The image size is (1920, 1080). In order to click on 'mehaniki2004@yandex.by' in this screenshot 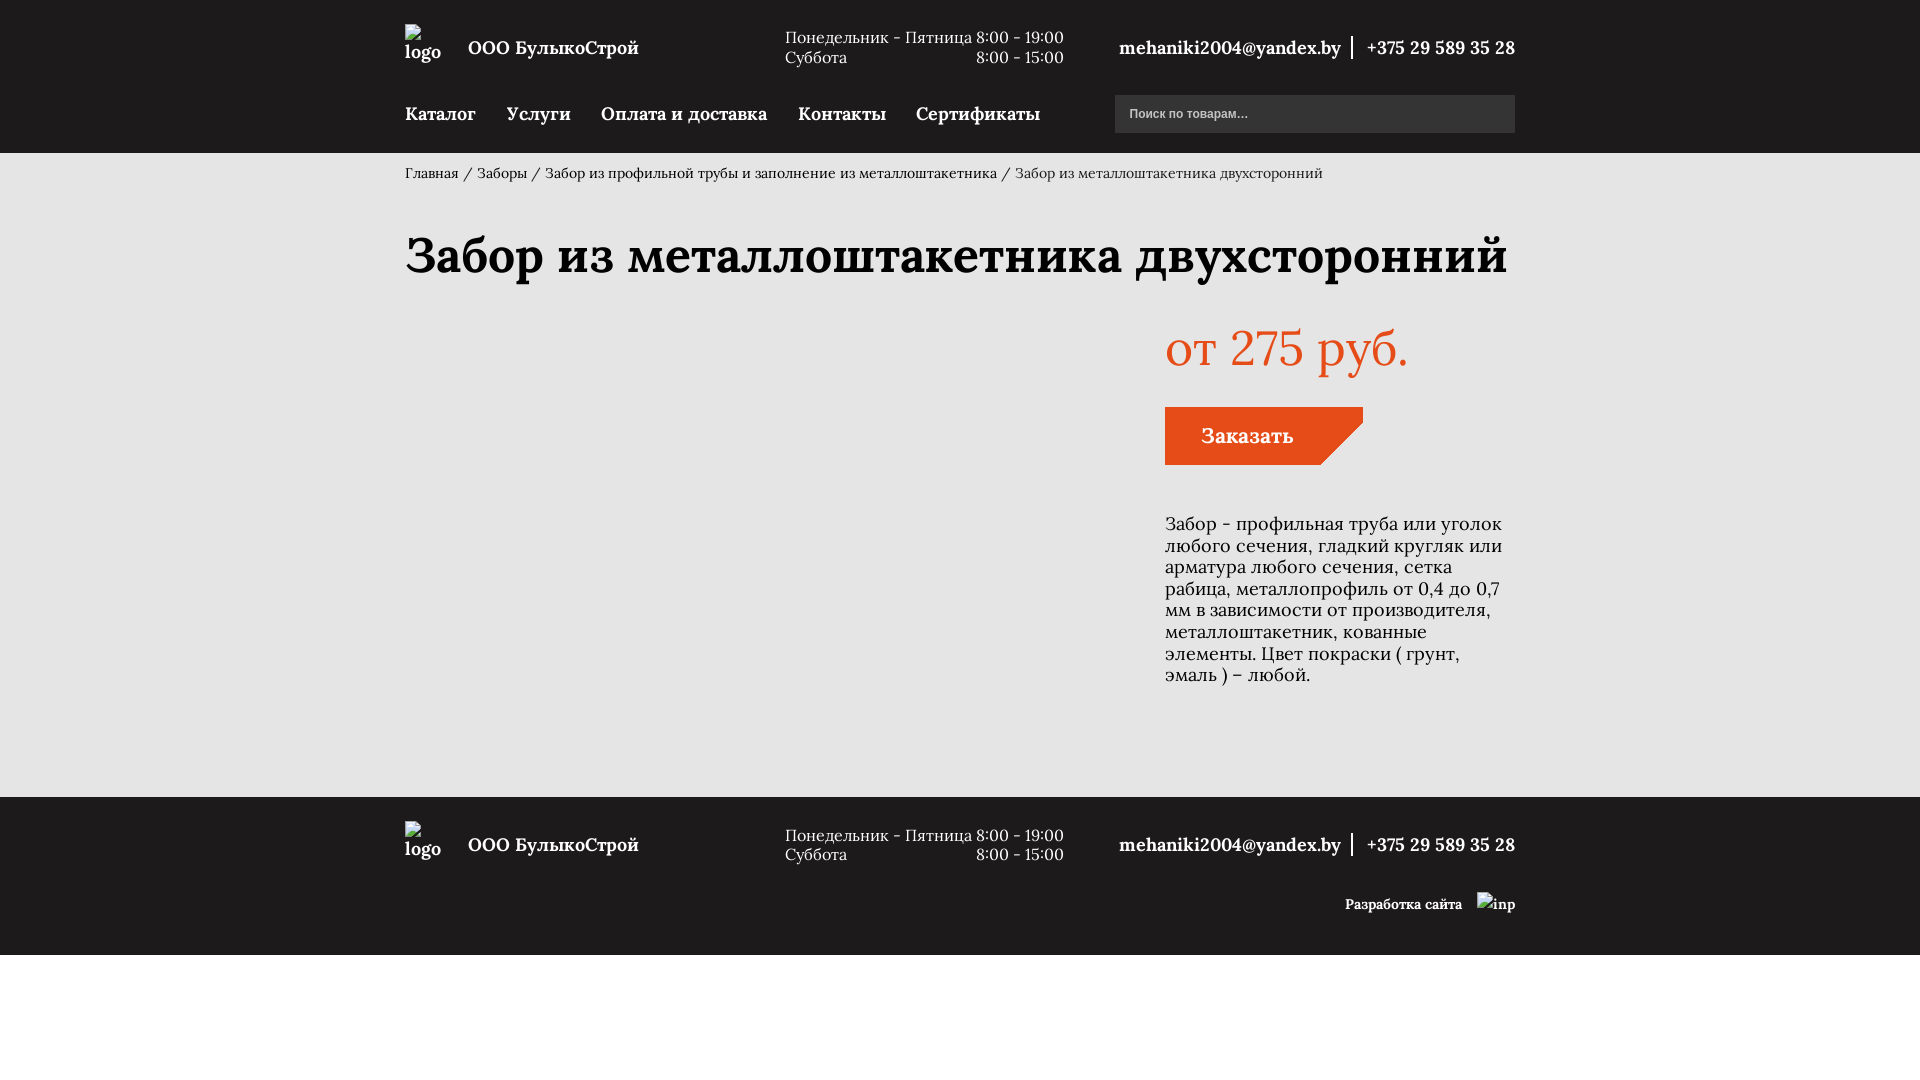, I will do `click(1117, 844)`.